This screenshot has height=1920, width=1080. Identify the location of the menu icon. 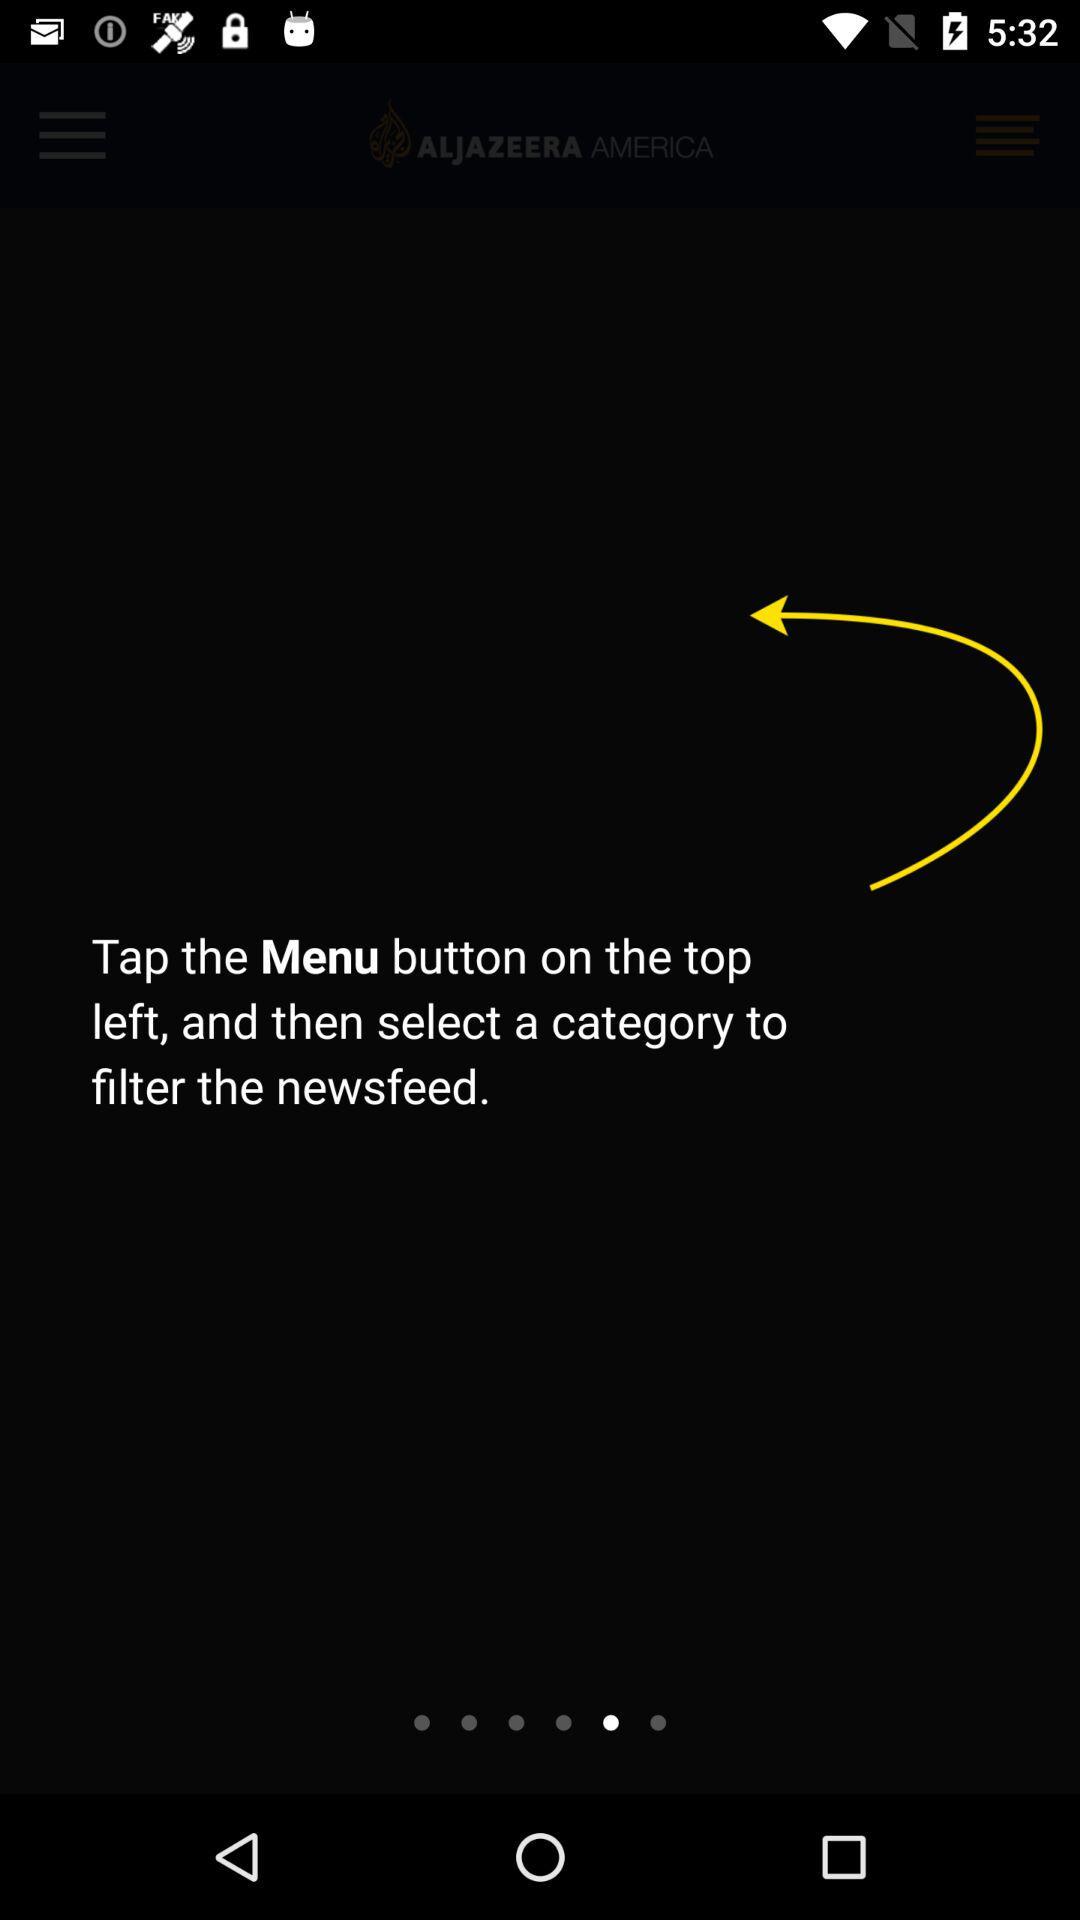
(1007, 134).